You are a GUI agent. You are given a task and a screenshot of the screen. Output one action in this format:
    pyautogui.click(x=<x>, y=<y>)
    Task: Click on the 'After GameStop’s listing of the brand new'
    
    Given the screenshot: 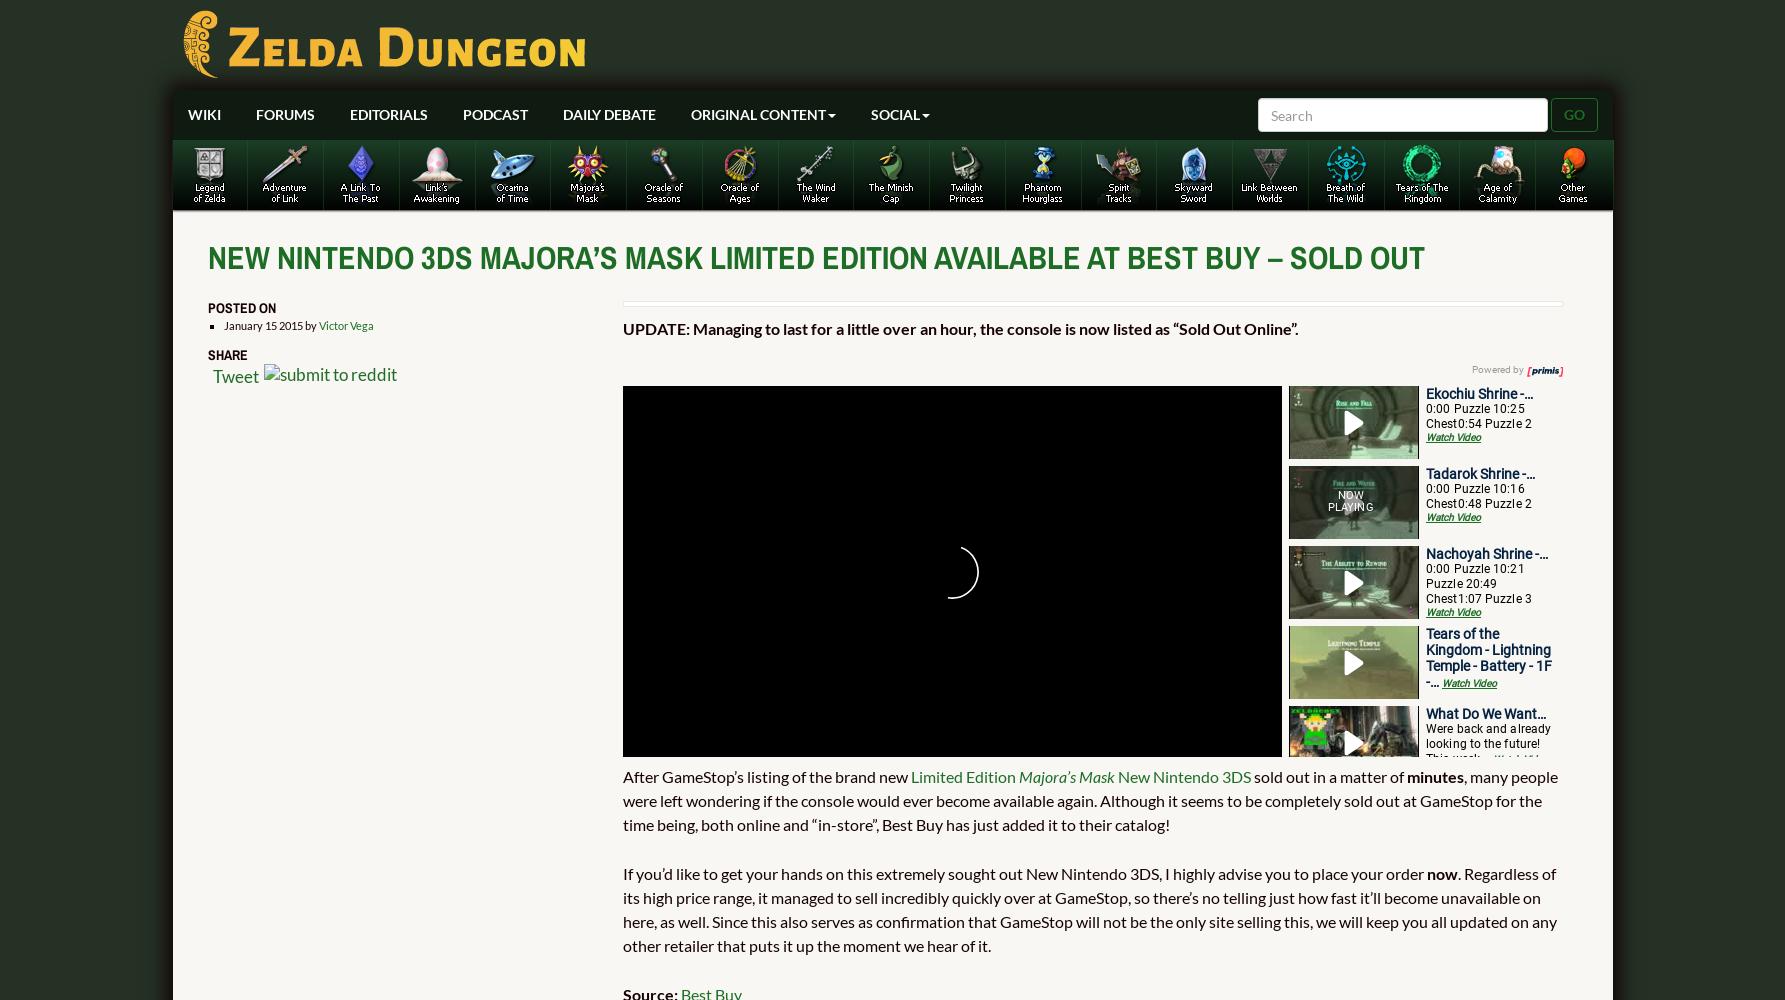 What is the action you would take?
    pyautogui.click(x=765, y=776)
    